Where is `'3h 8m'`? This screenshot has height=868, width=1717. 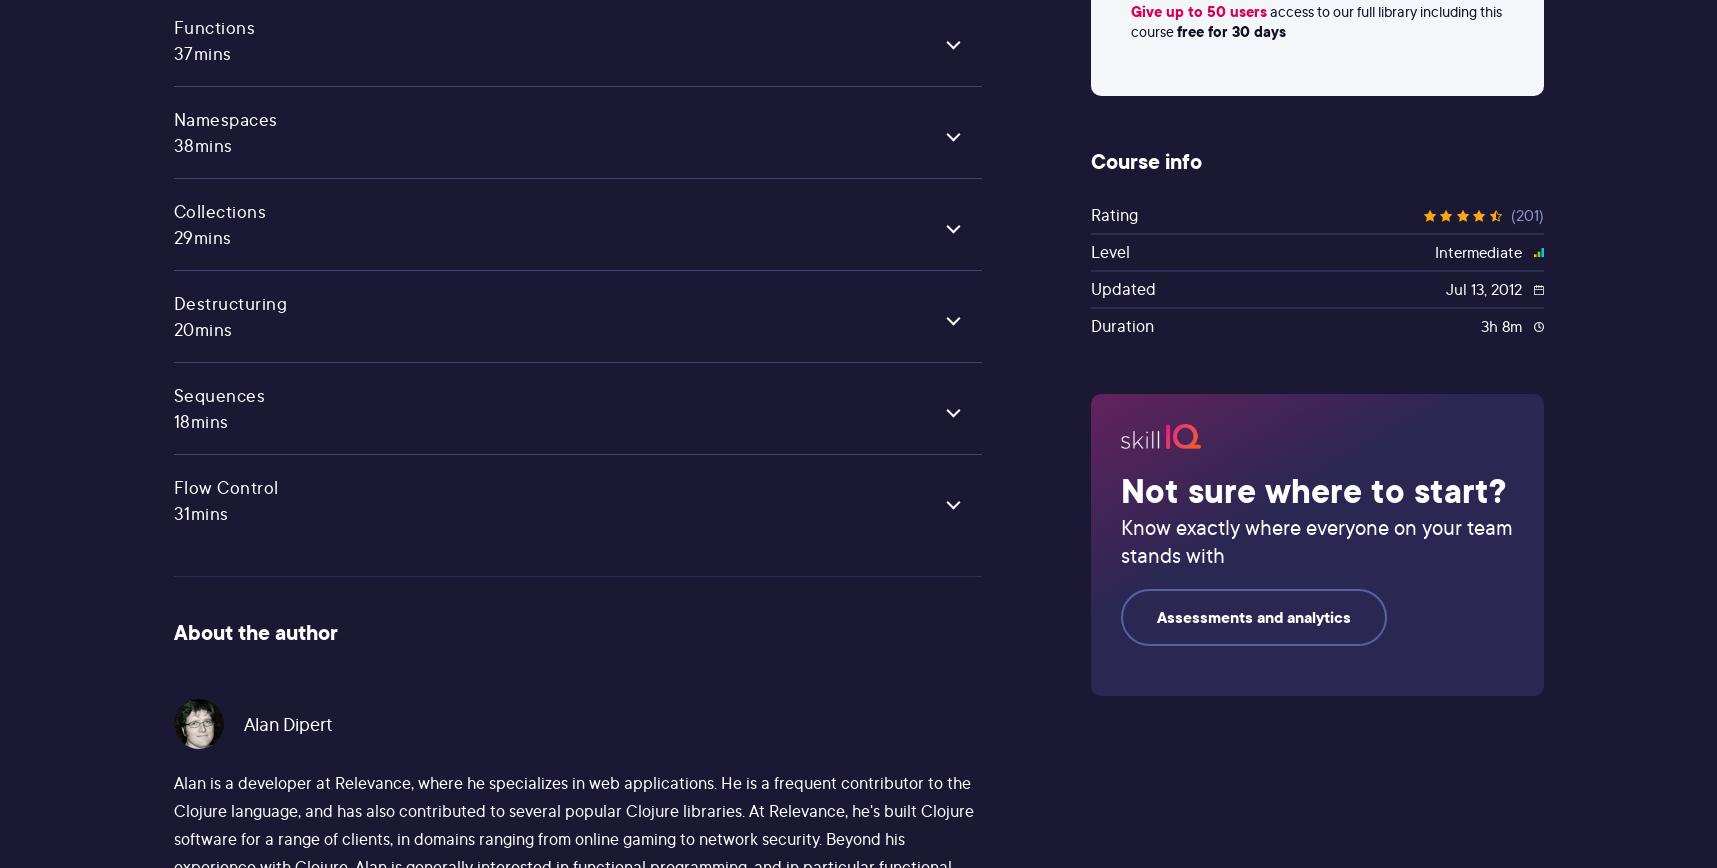 '3h 8m' is located at coordinates (1502, 326).